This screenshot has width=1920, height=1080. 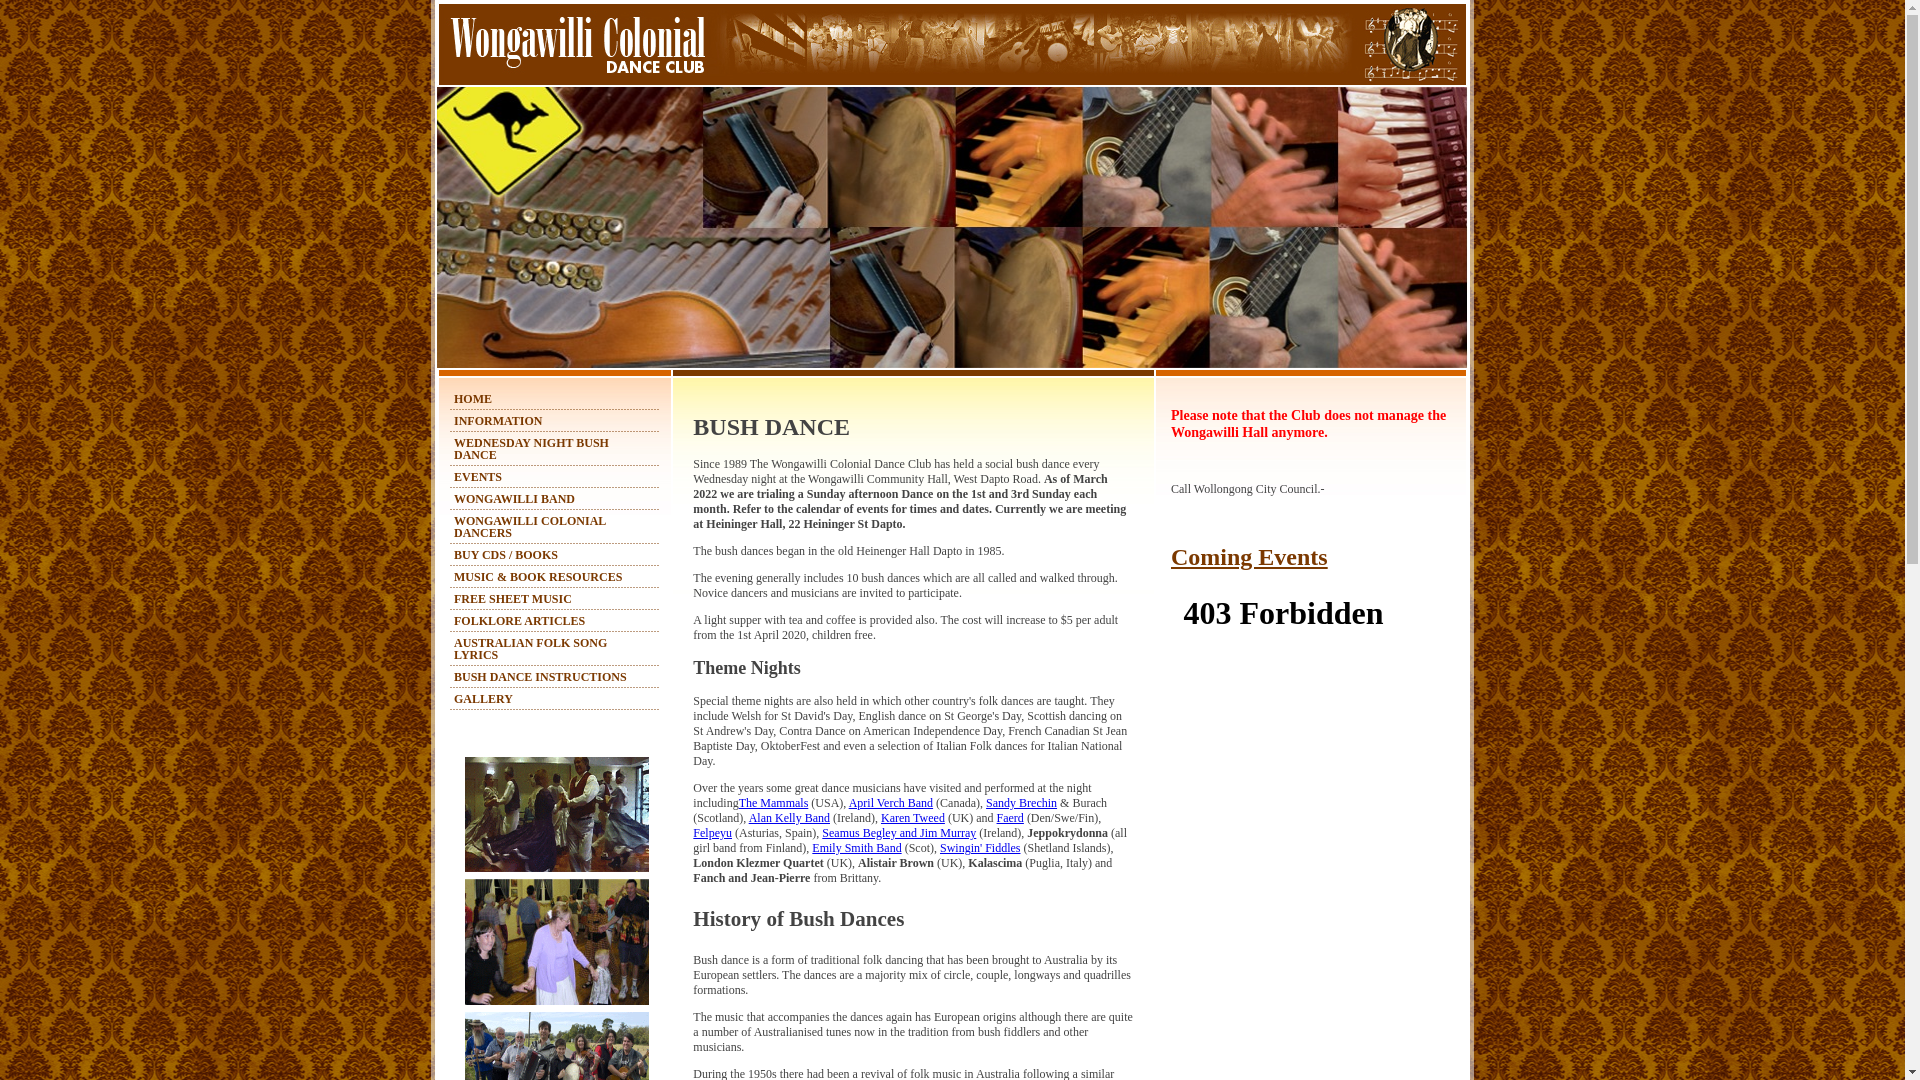 What do you see at coordinates (911, 817) in the screenshot?
I see `'Karen Tweed'` at bounding box center [911, 817].